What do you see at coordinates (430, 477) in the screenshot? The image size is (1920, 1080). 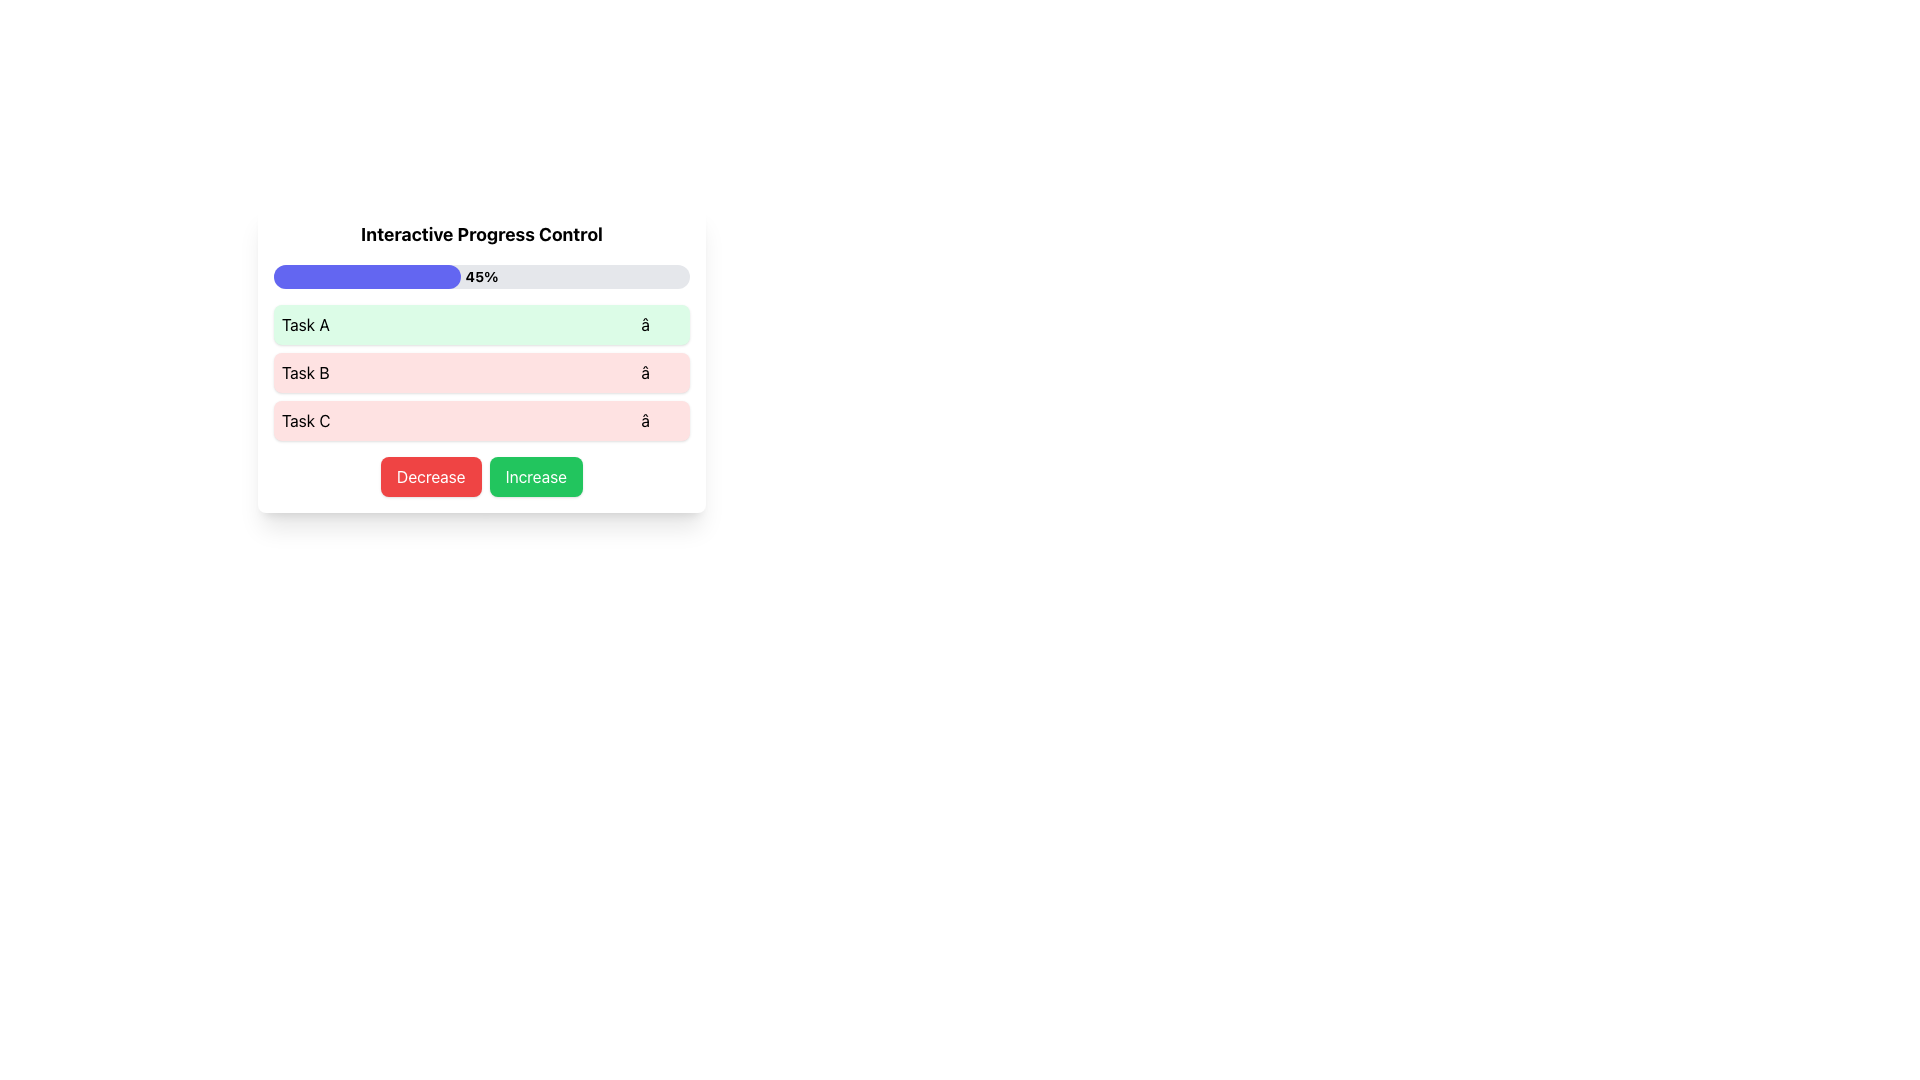 I see `the 'Decrease' button, which is a red rectangular button with white text and rounded corners, to observe its interactive styling` at bounding box center [430, 477].